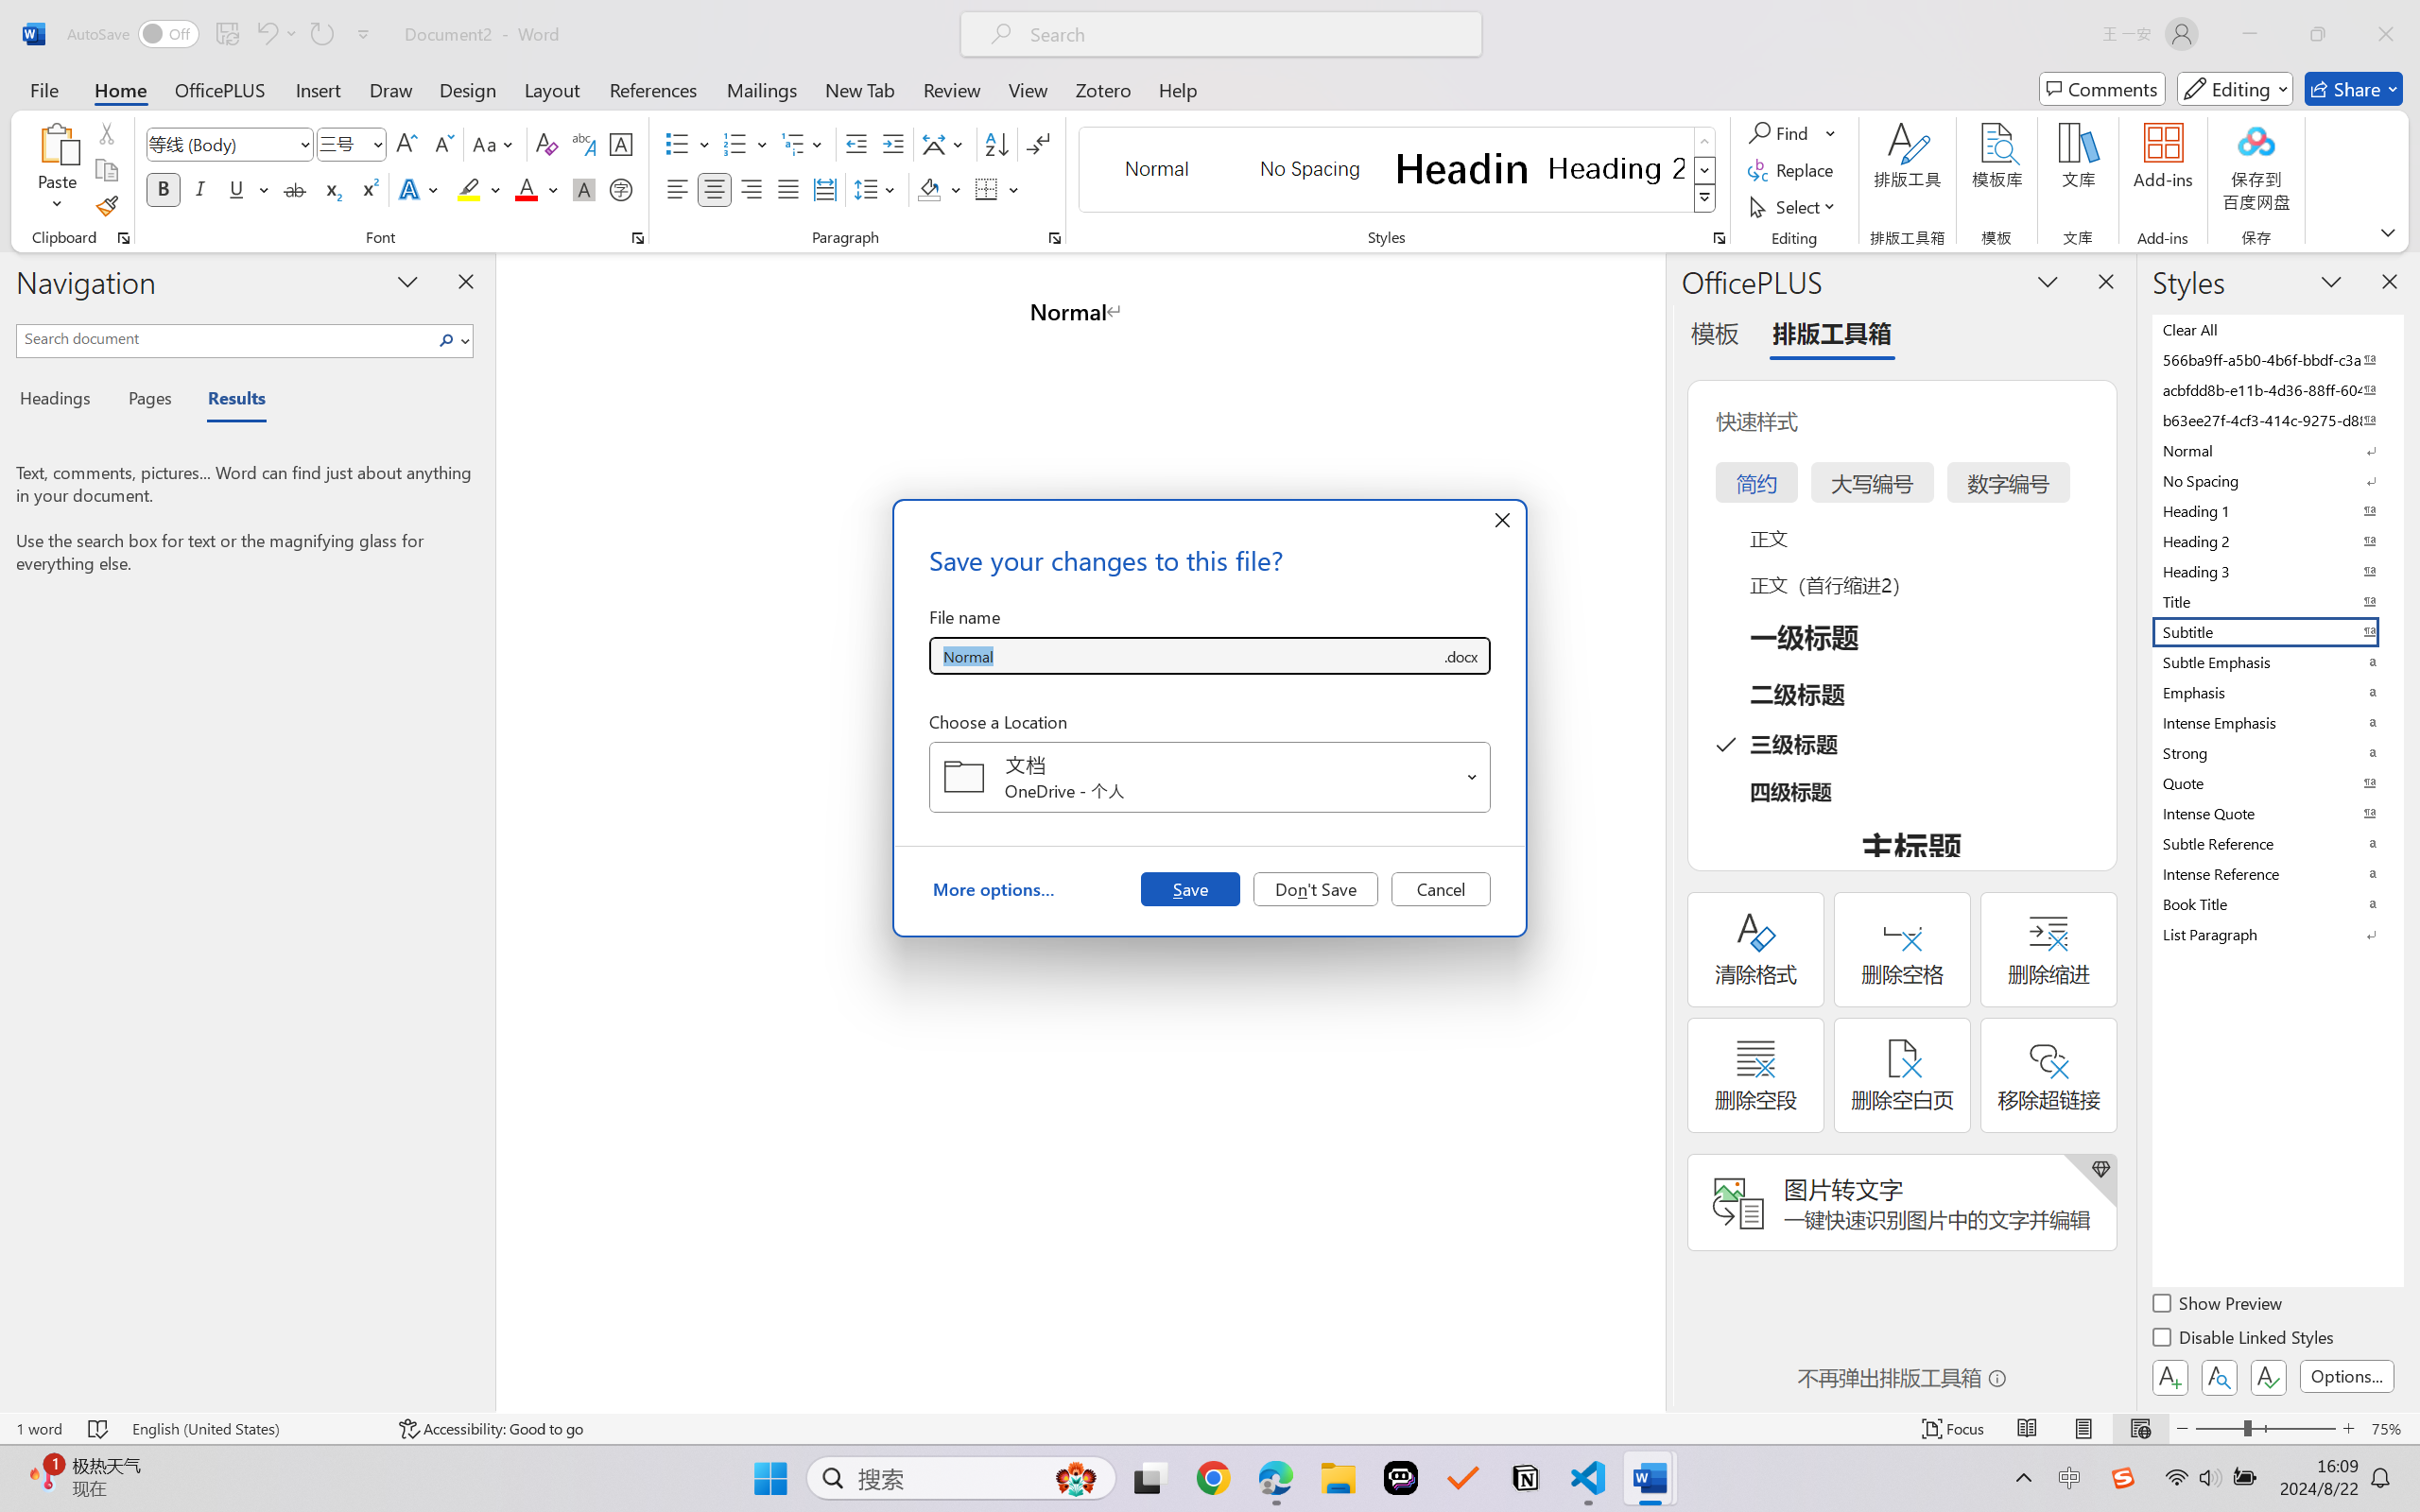  What do you see at coordinates (2275, 813) in the screenshot?
I see `'Intense Quote'` at bounding box center [2275, 813].